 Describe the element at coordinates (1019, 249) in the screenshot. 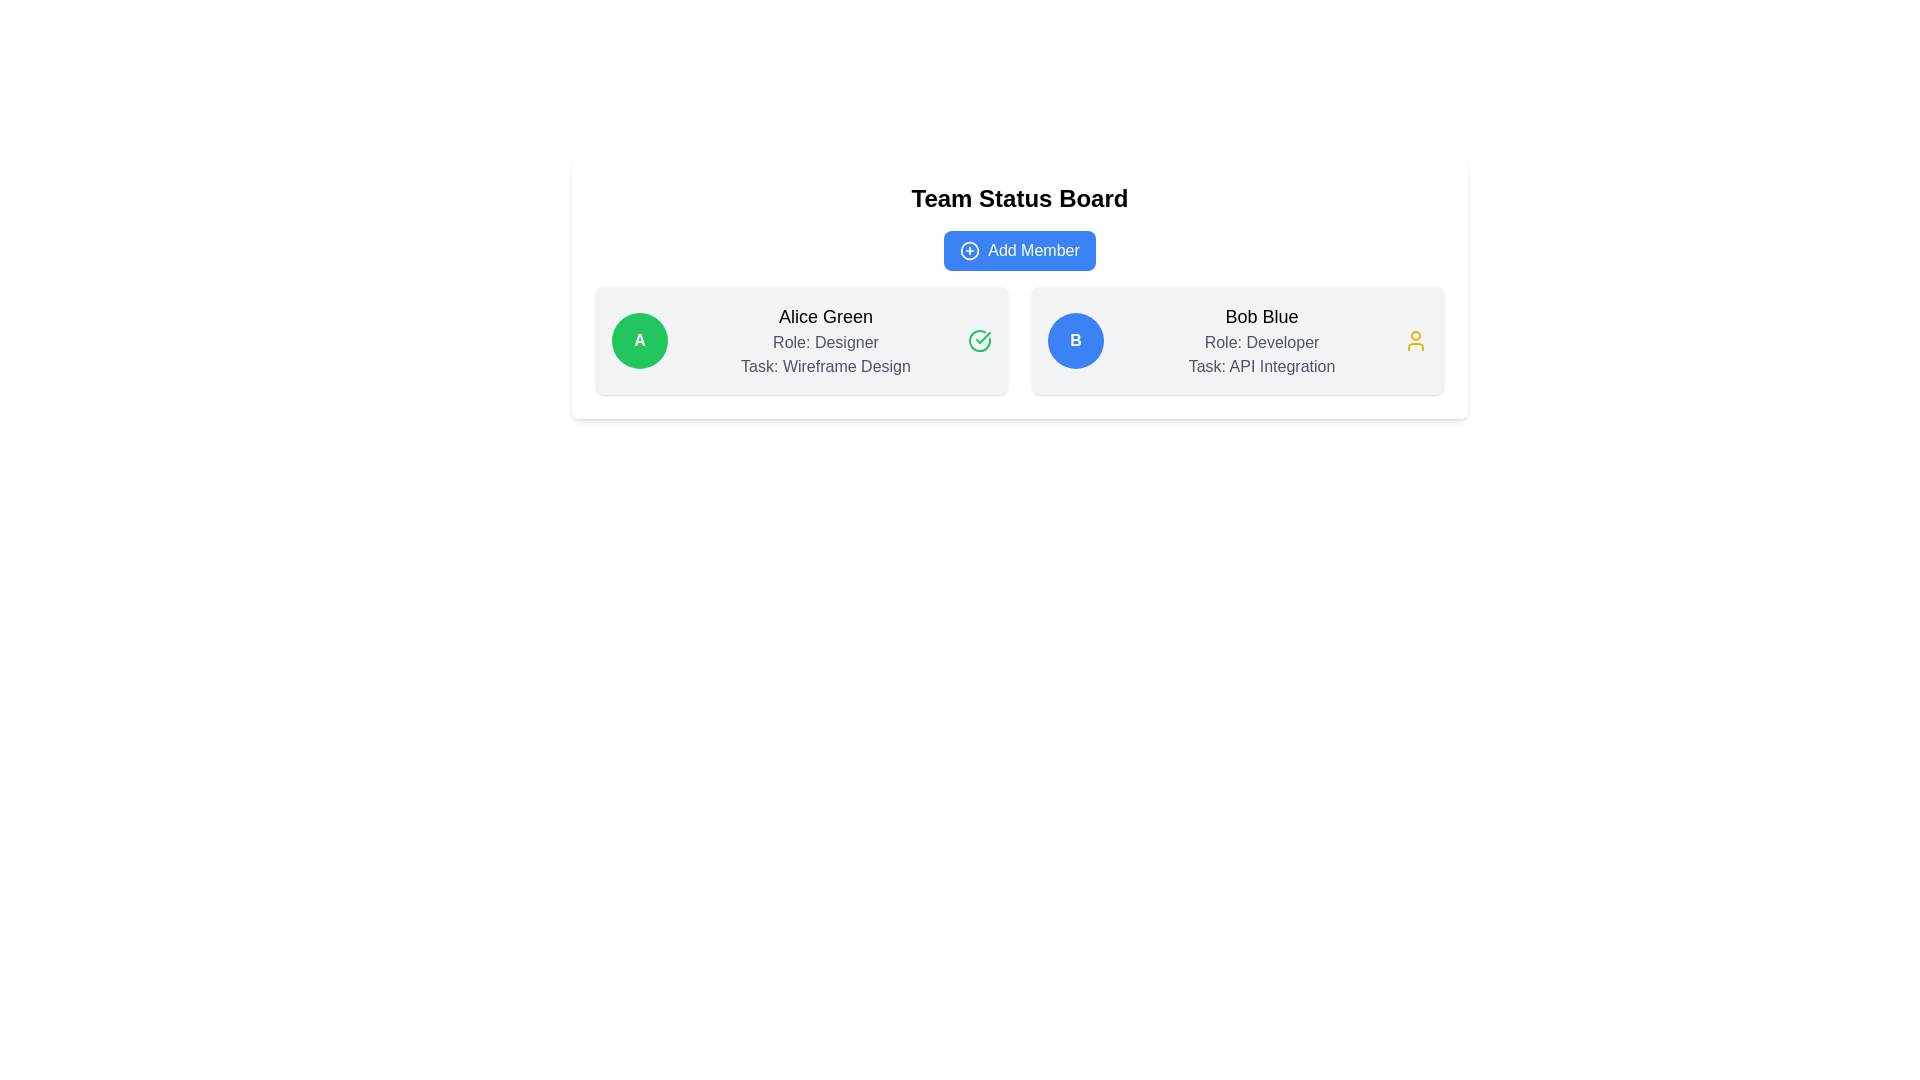

I see `the button used to add a new member to the team, which is located below the 'Team Status Board' title and above the user cards for 'Alice Green' and 'Bob Blue'` at that location.